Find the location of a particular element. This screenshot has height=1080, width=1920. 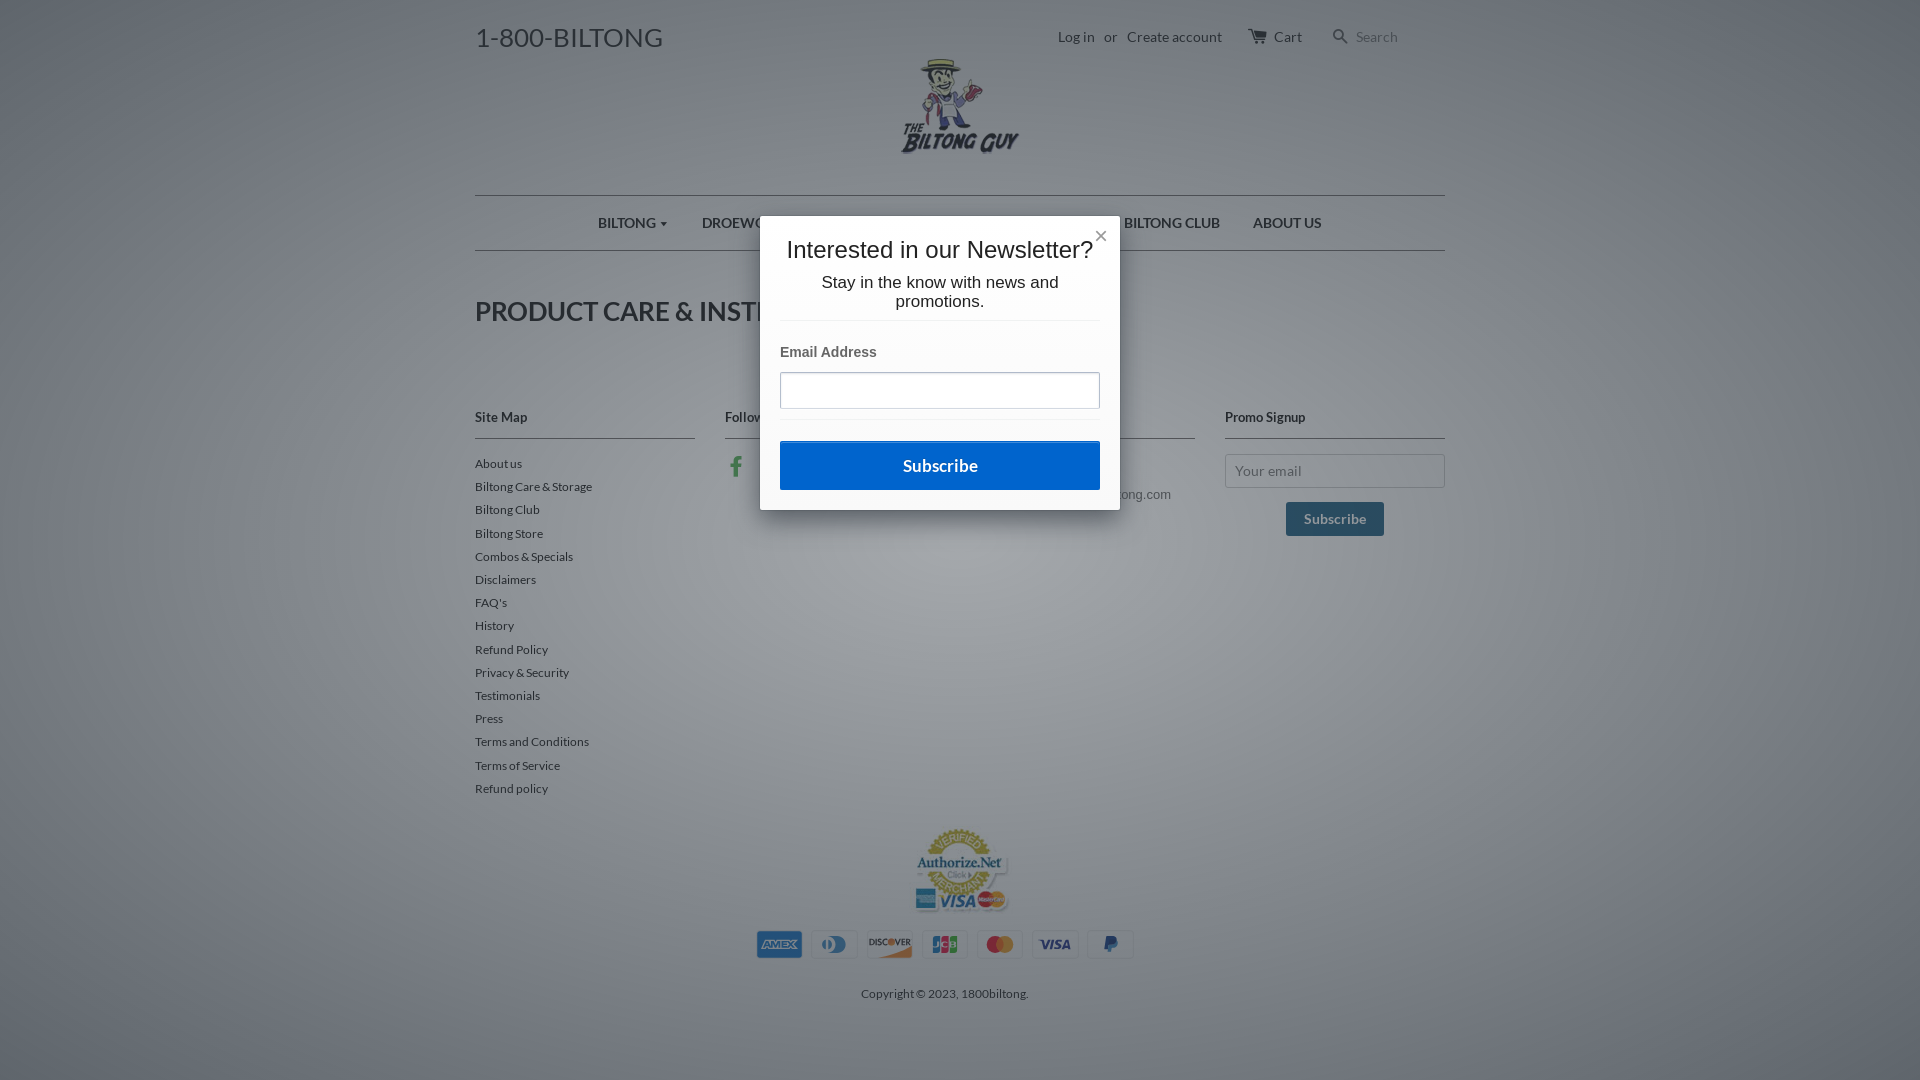

'DROEWORS' is located at coordinates (686, 223).